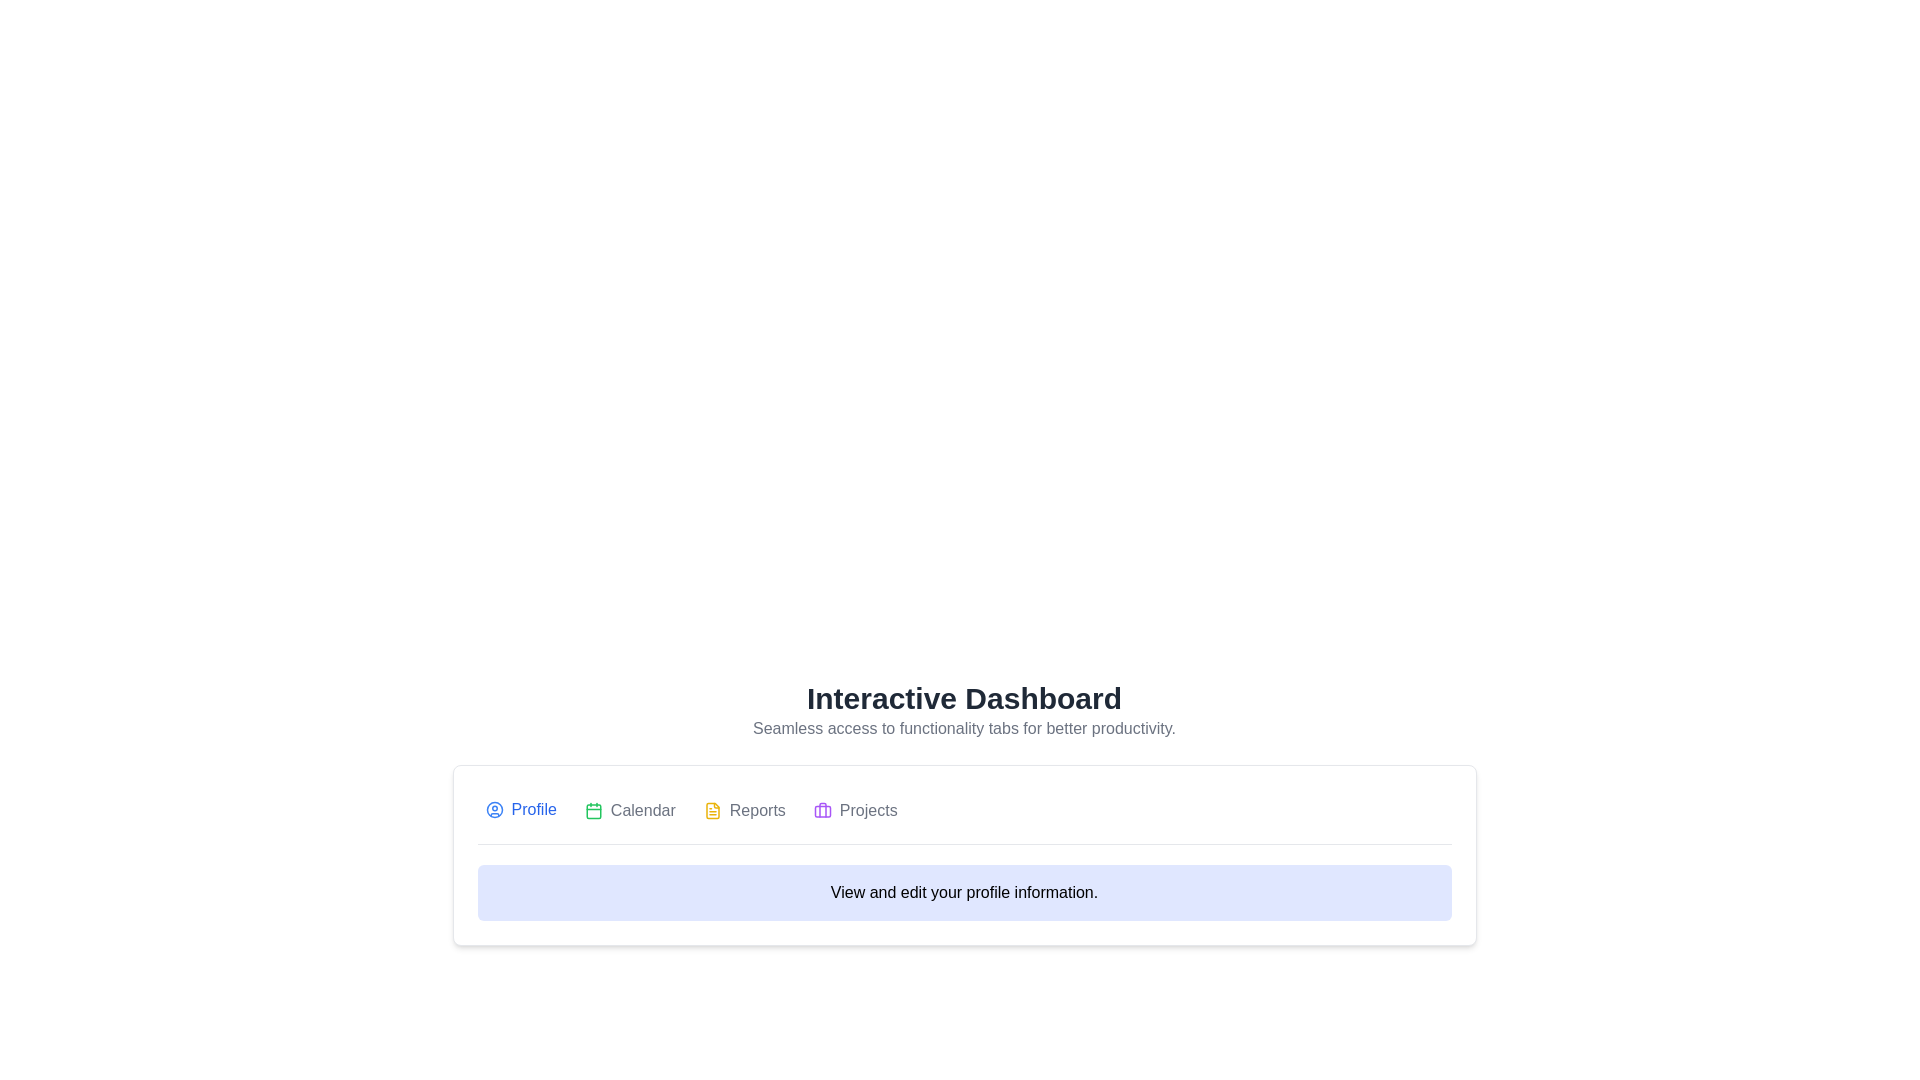  I want to click on the decorative 'Reports' icon located to the left of the 'Reports' text in the tab group at the center-bottom of the interface, so click(712, 810).